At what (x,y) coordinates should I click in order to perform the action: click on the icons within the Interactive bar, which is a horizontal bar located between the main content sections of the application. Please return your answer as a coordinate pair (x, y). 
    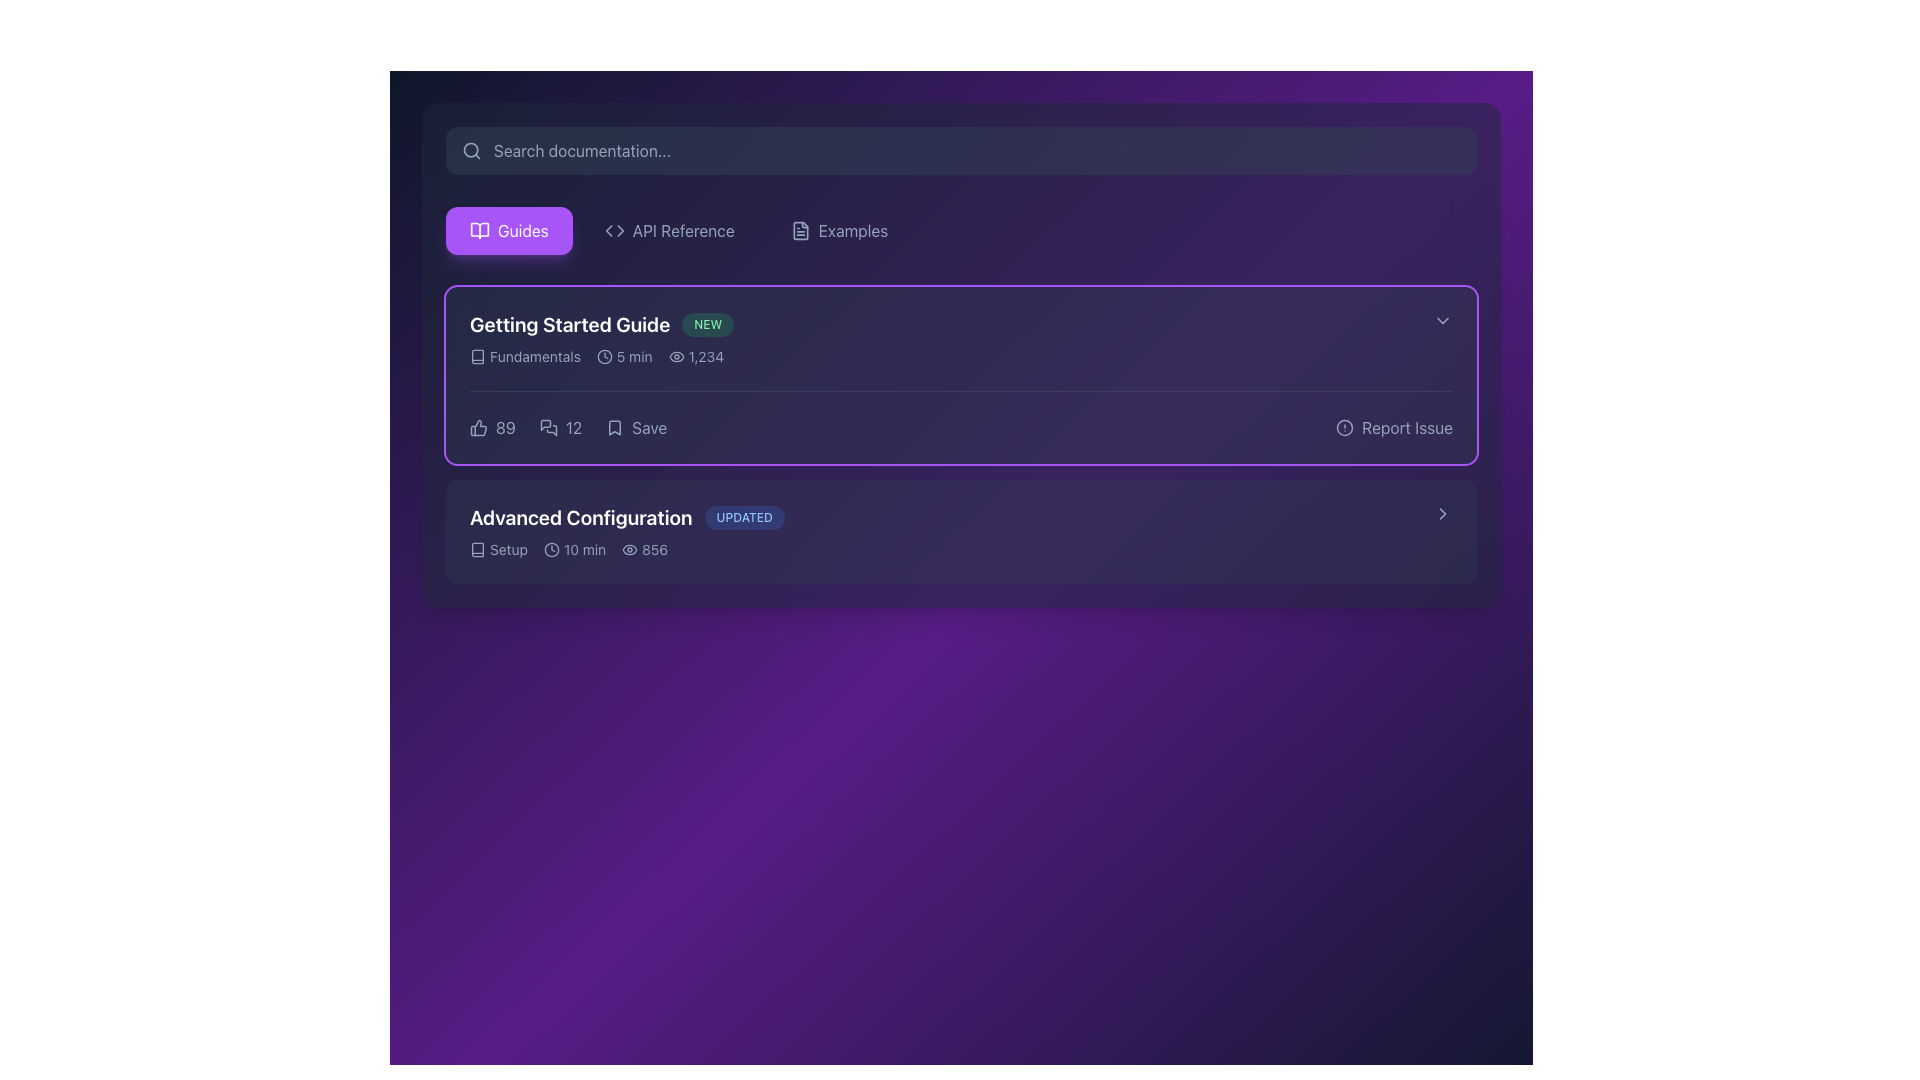
    Looking at the image, I should click on (961, 427).